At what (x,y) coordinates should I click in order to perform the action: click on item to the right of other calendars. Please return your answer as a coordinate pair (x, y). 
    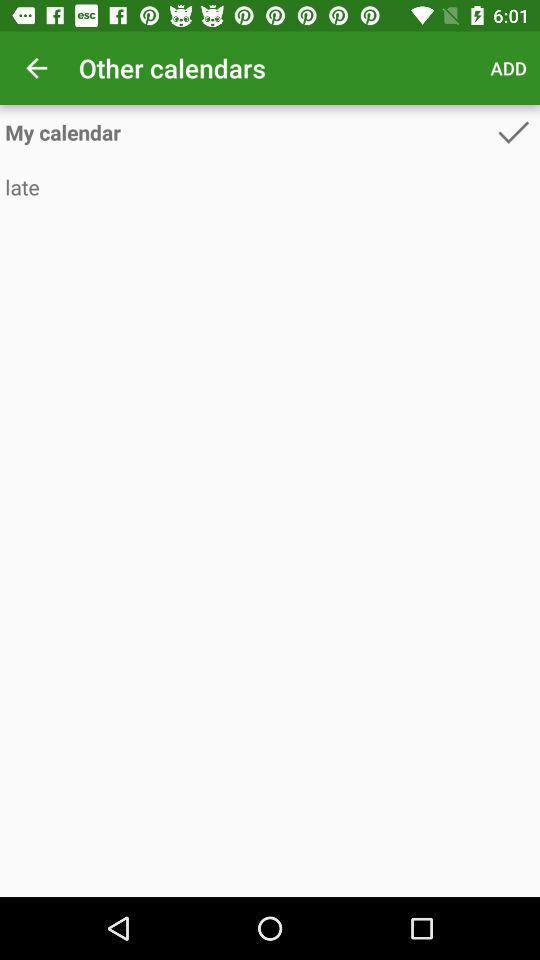
    Looking at the image, I should click on (508, 68).